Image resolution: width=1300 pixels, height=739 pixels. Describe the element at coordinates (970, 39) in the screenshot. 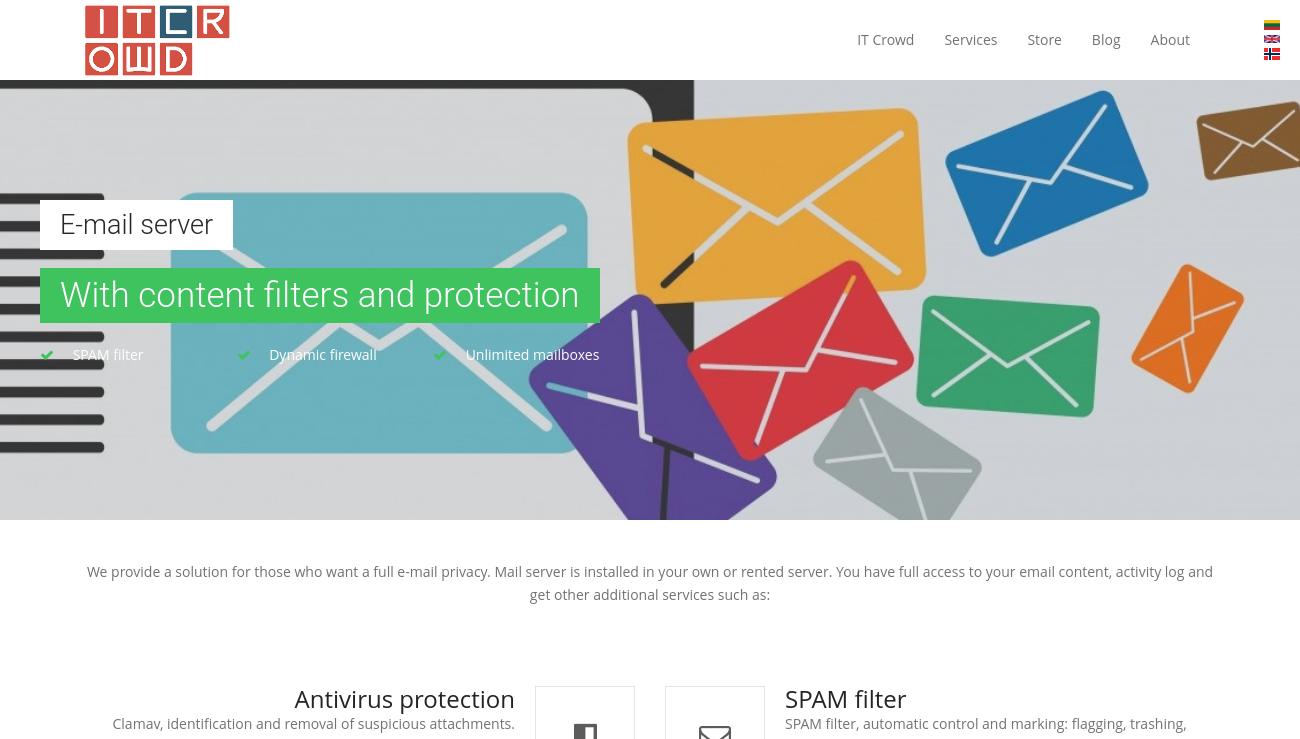

I see `'Services'` at that location.